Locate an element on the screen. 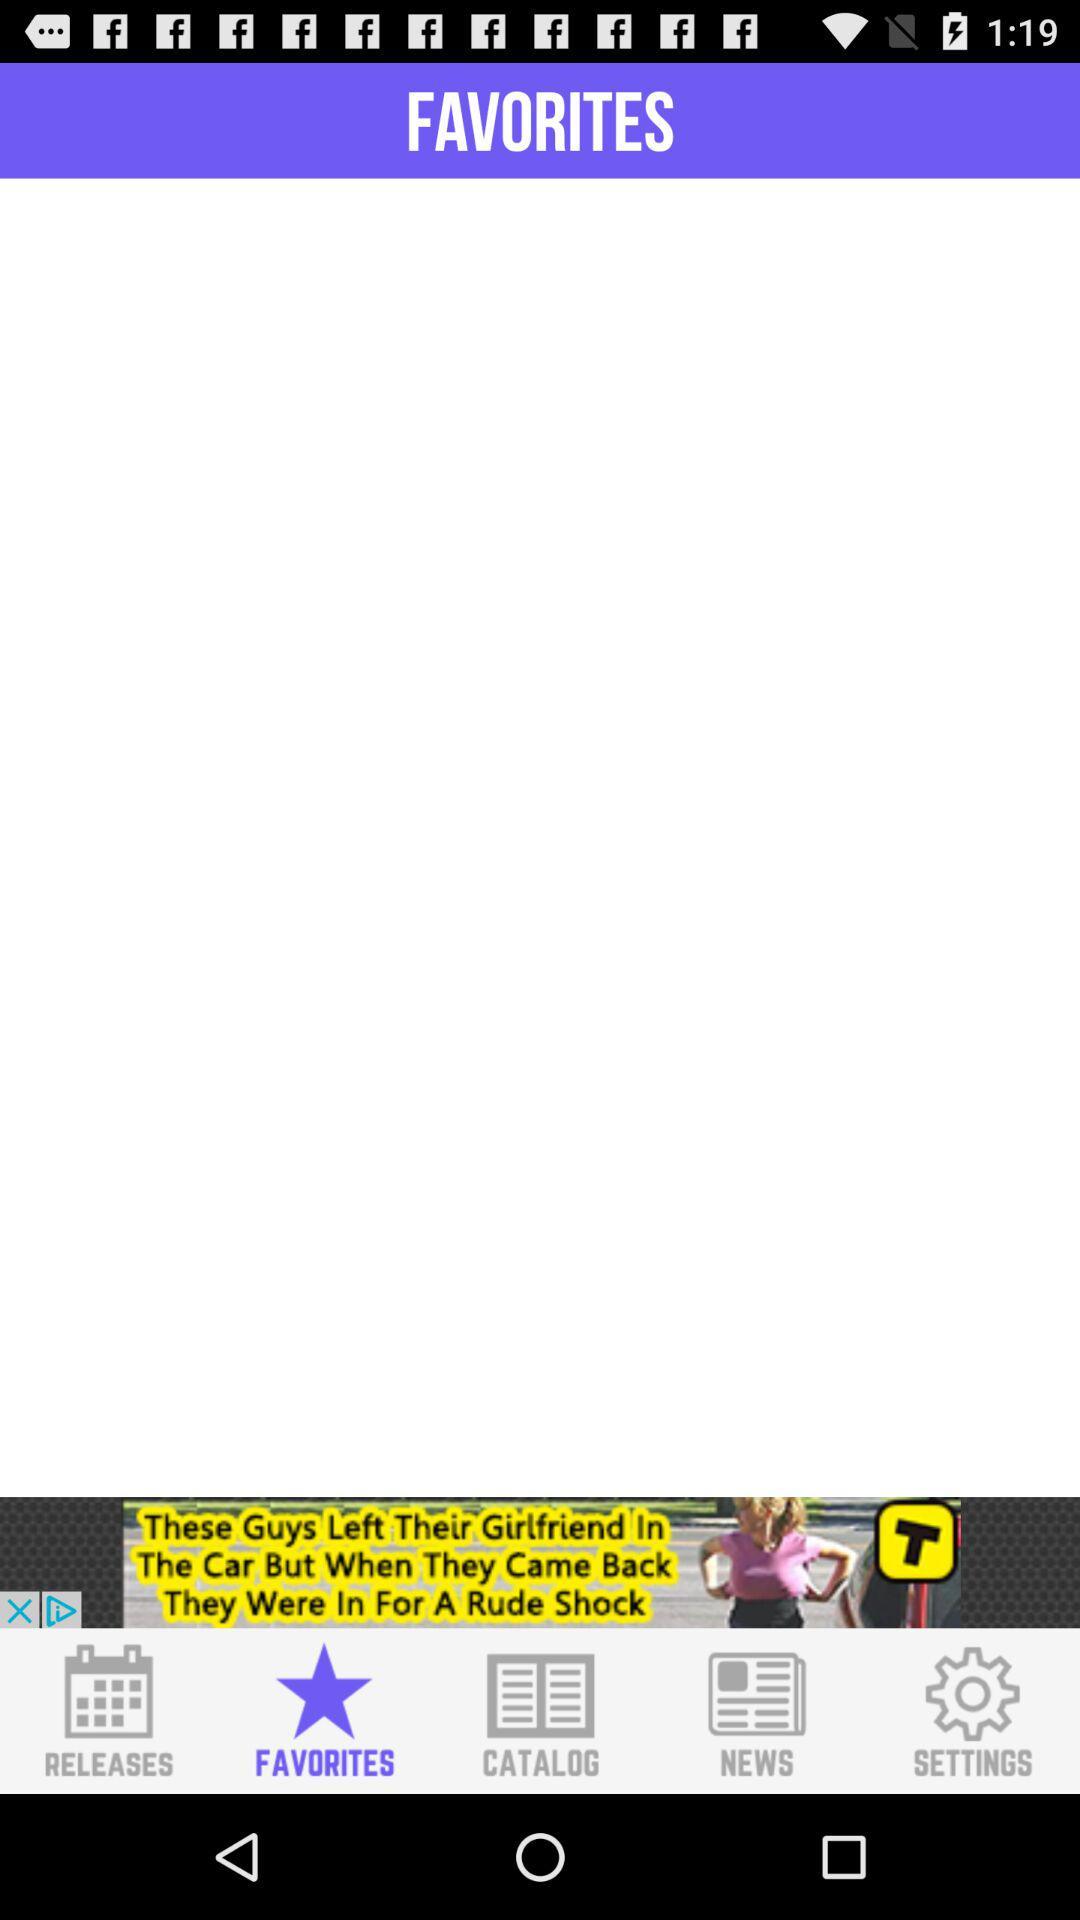  link to advertisement is located at coordinates (540, 1561).